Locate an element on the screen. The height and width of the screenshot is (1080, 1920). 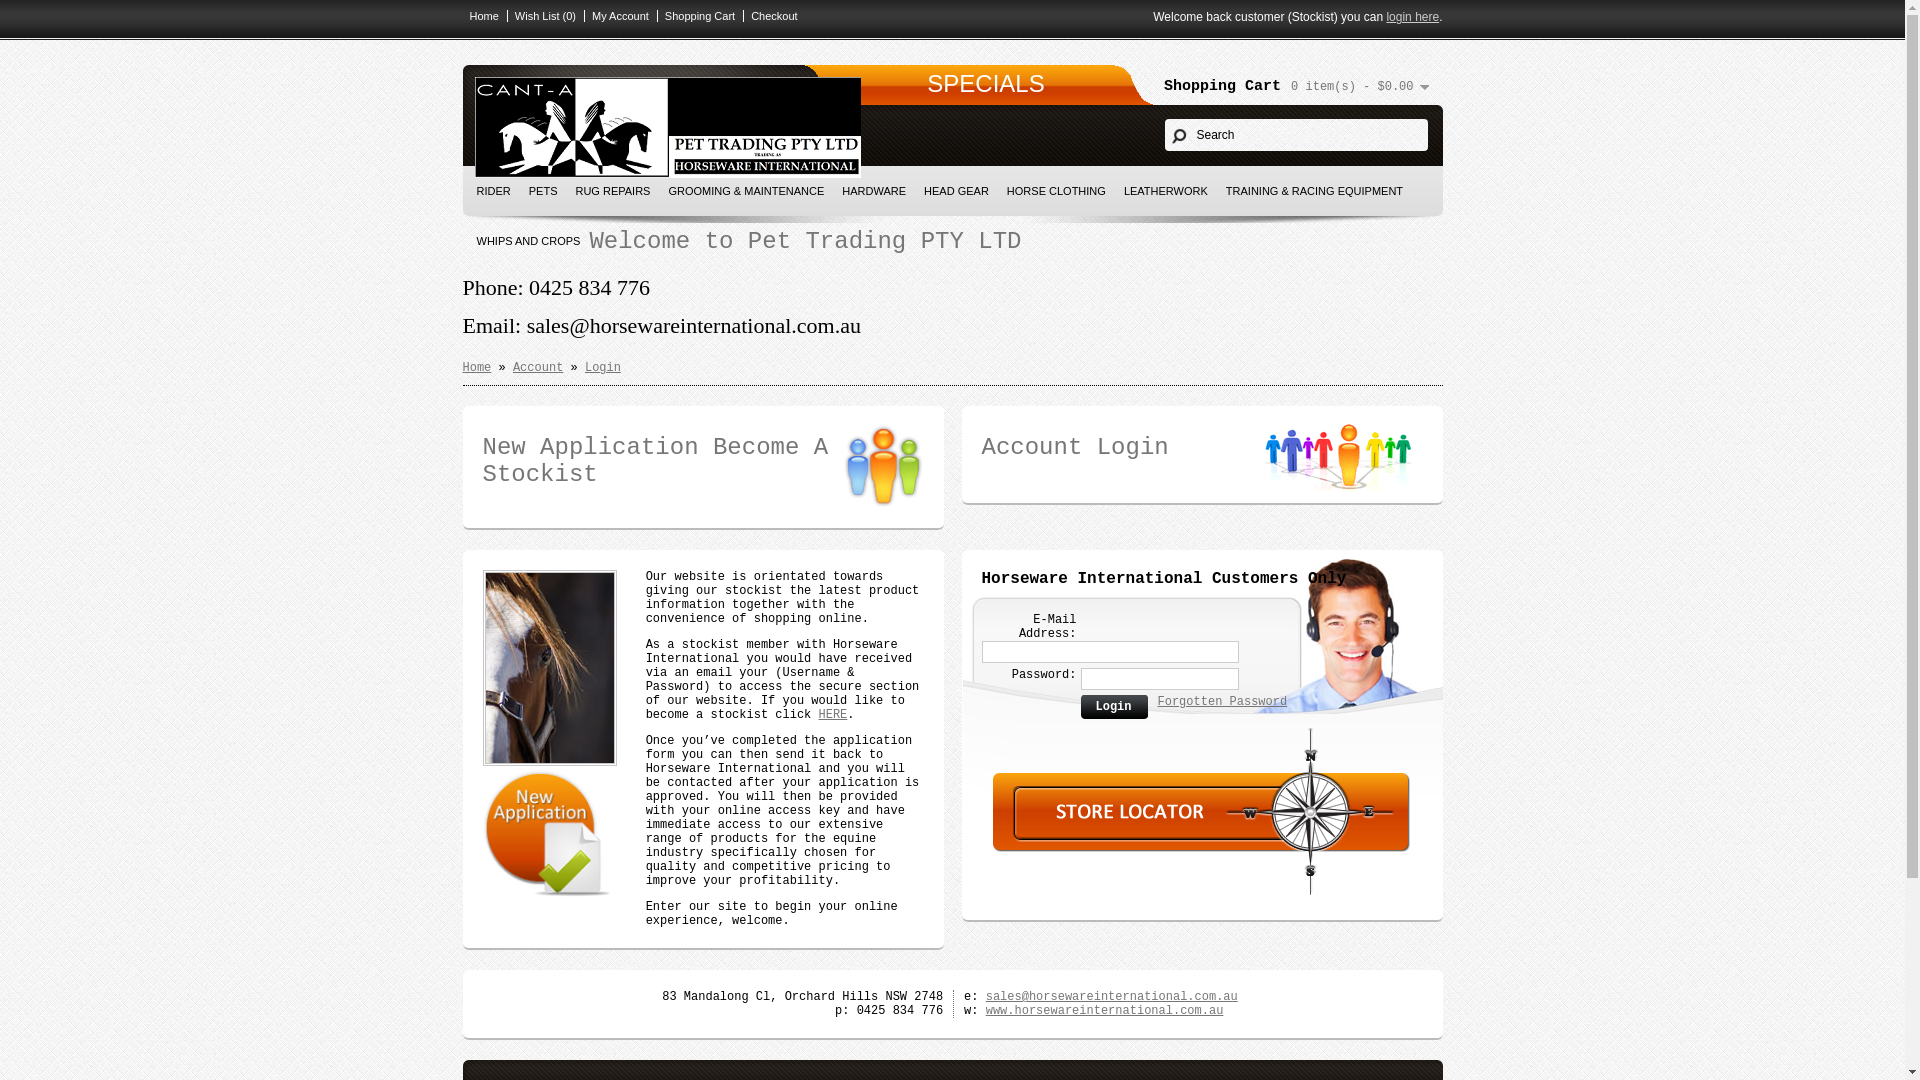
'New Application Become A Stockist' is located at coordinates (702, 461).